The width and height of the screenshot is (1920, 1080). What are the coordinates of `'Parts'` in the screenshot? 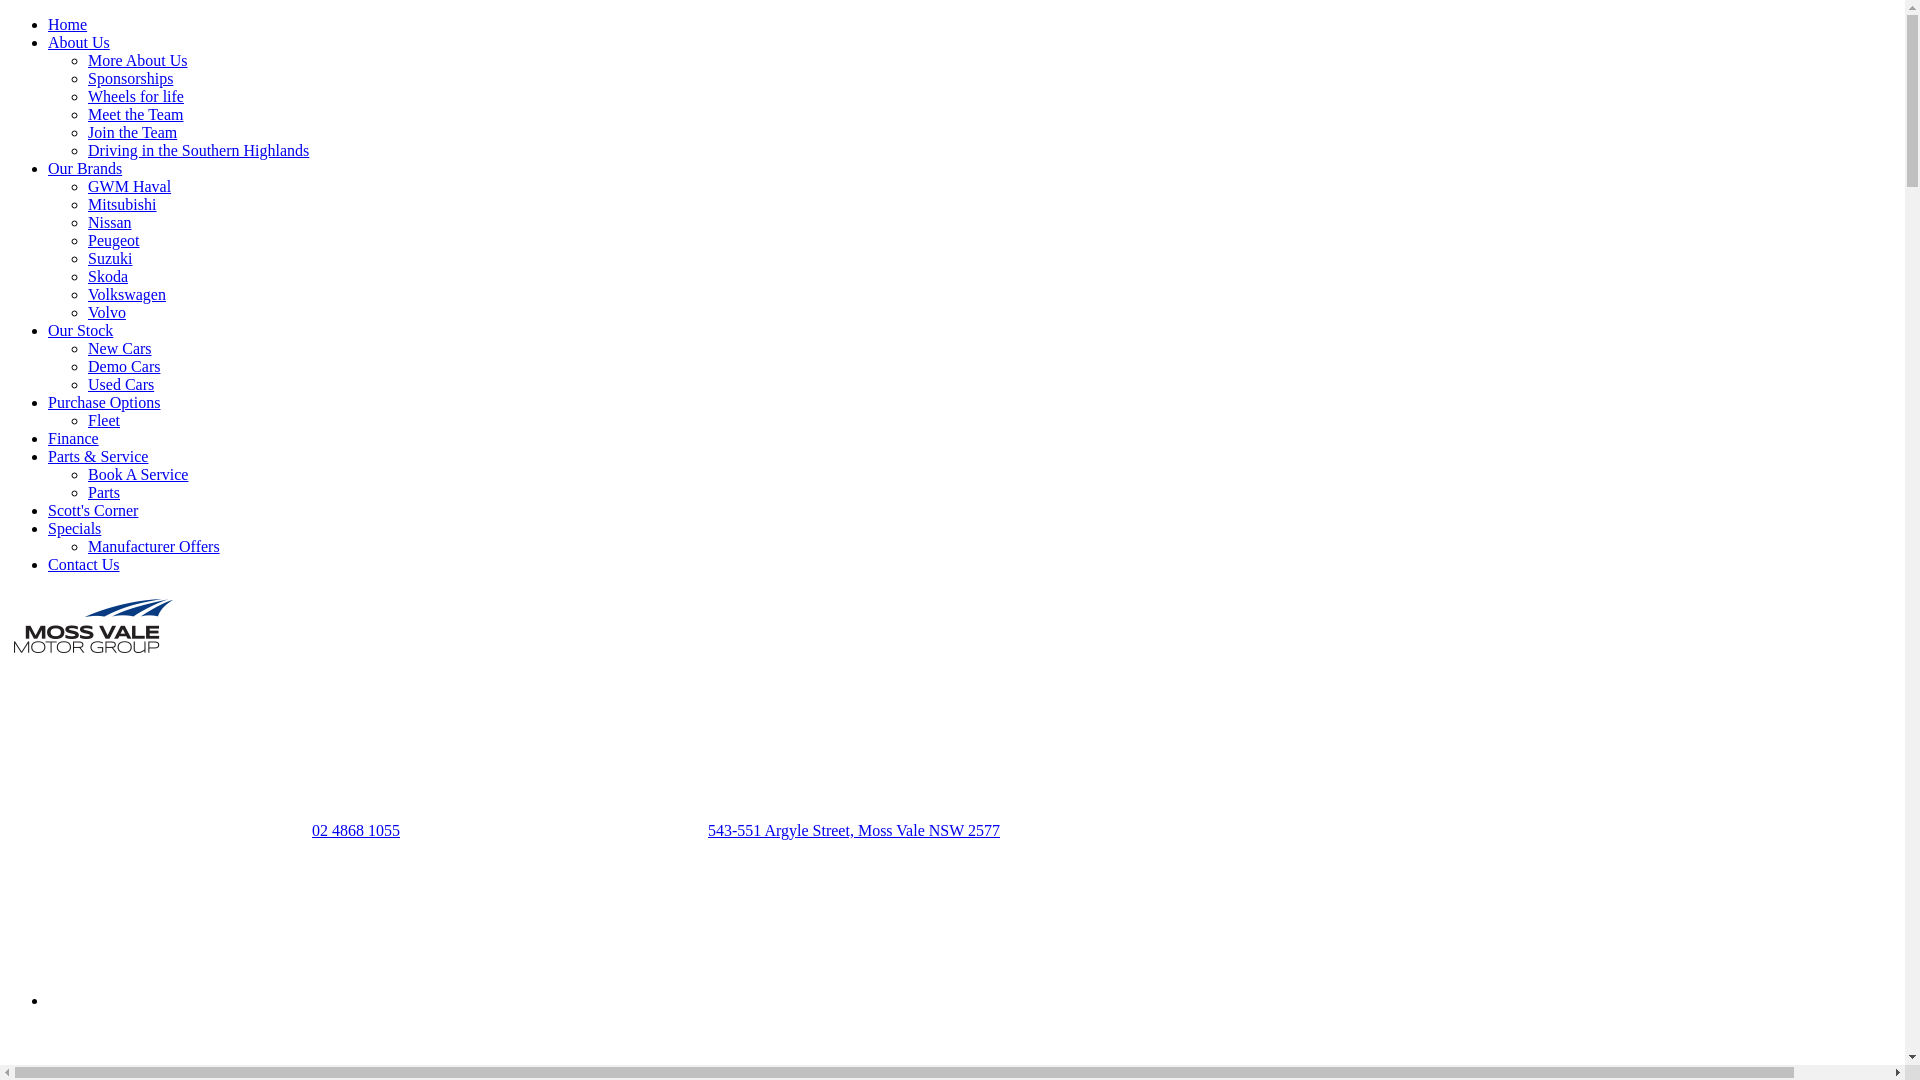 It's located at (103, 492).